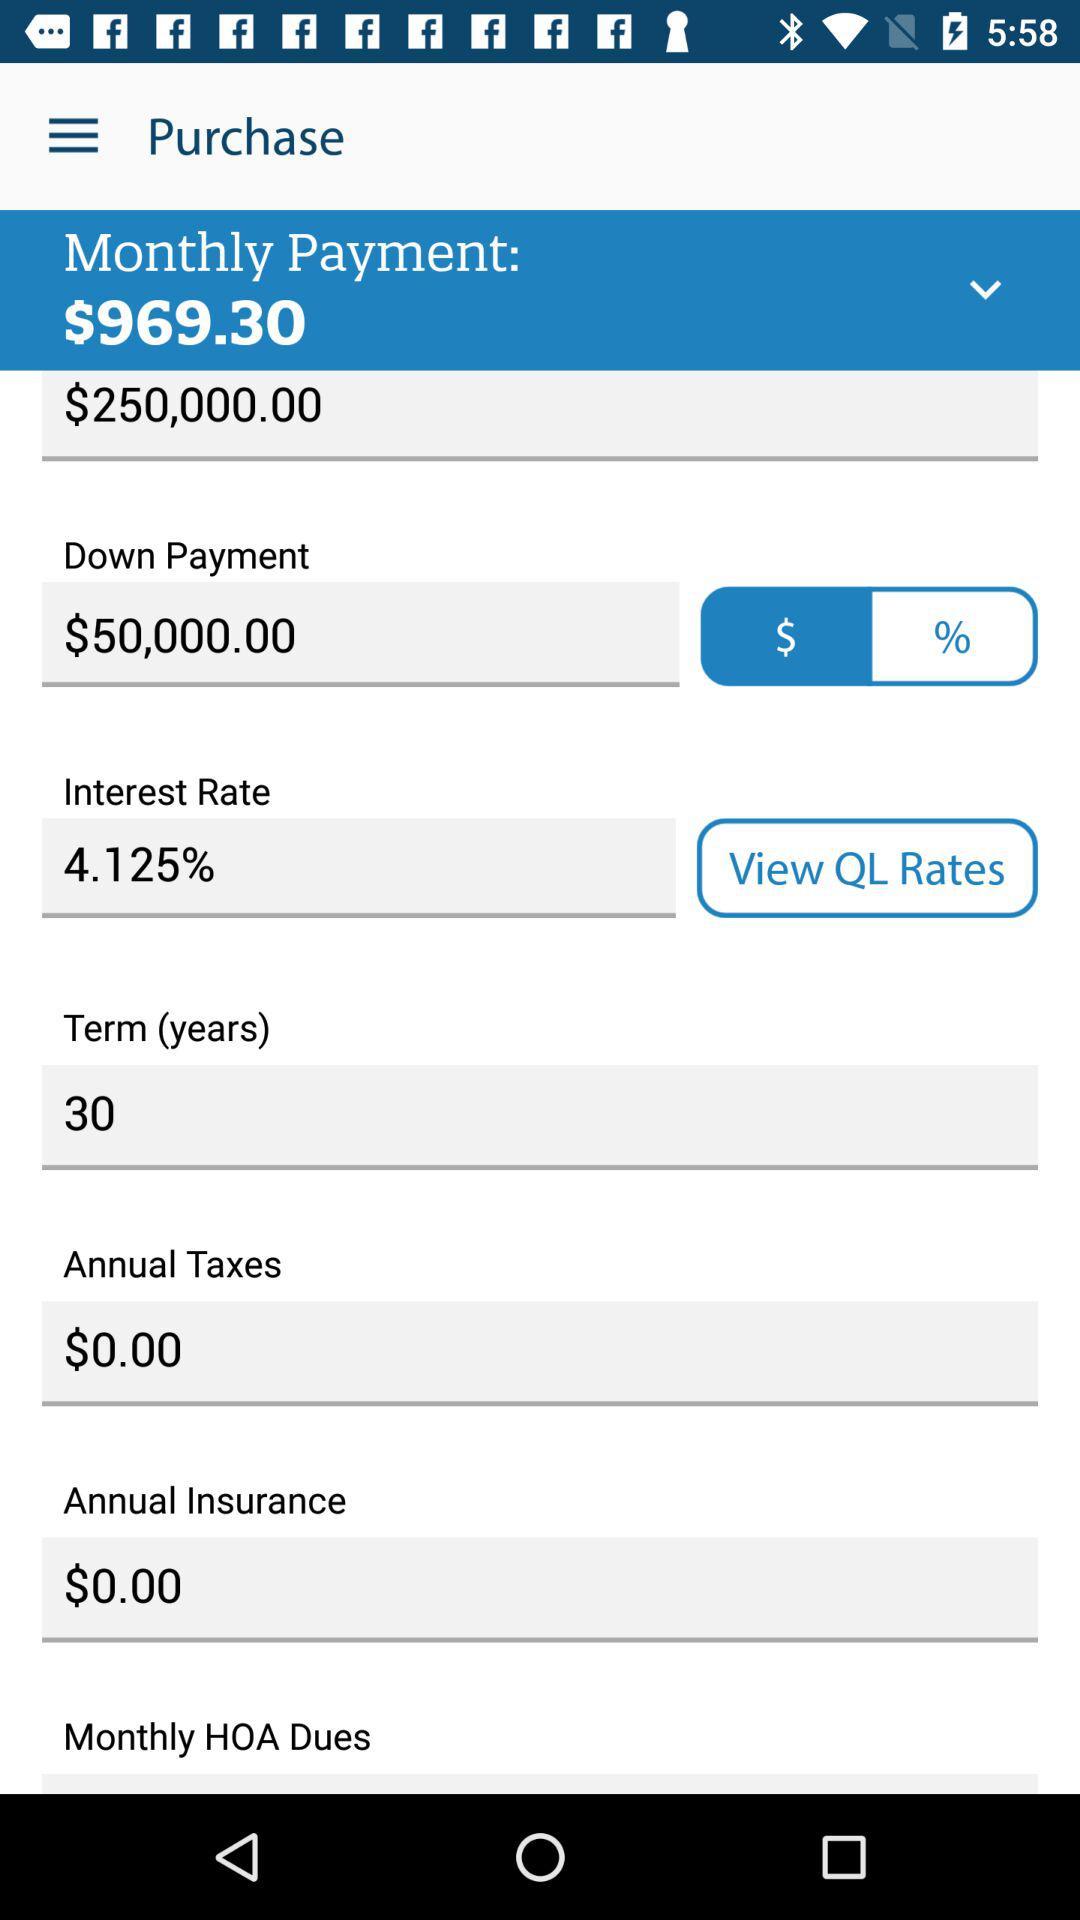  I want to click on item above the monthly payment: icon, so click(72, 135).